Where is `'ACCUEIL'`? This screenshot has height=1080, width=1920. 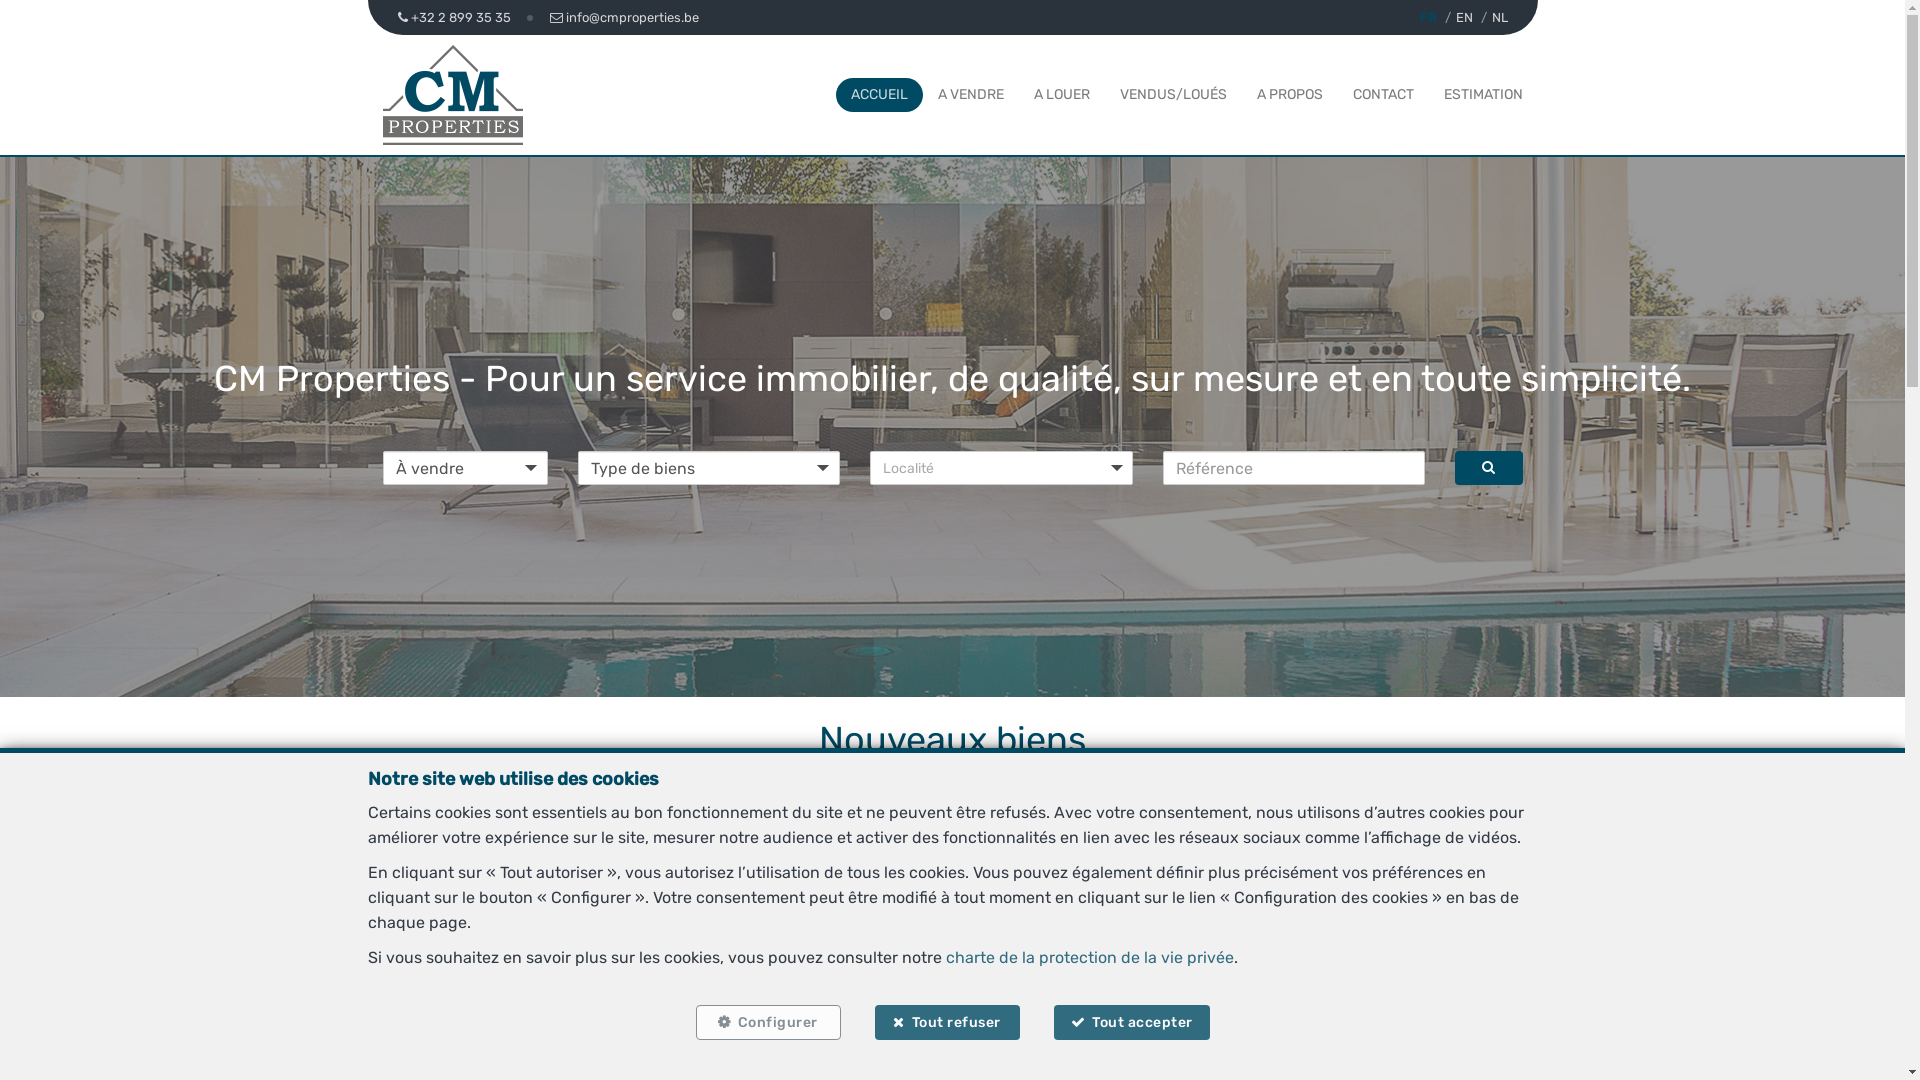 'ACCUEIL' is located at coordinates (878, 94).